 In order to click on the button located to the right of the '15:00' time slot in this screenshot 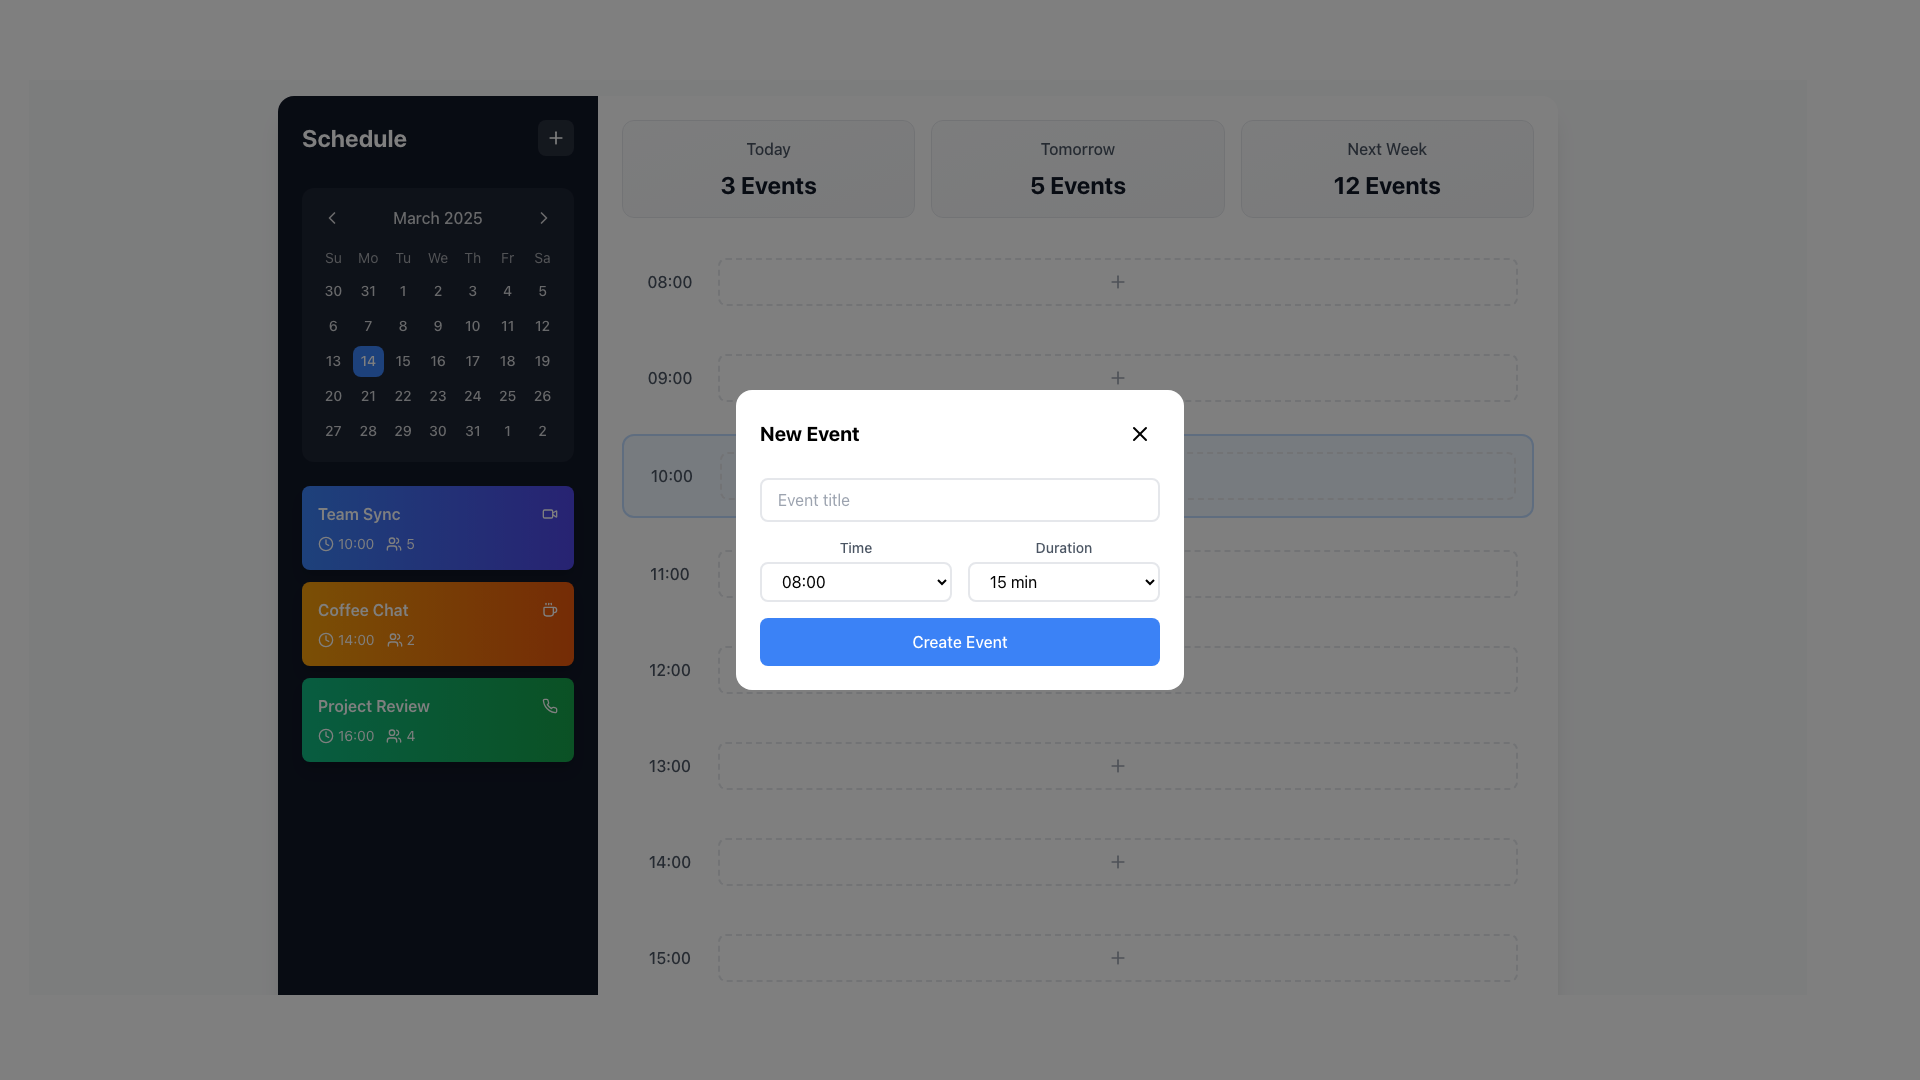, I will do `click(1117, 956)`.